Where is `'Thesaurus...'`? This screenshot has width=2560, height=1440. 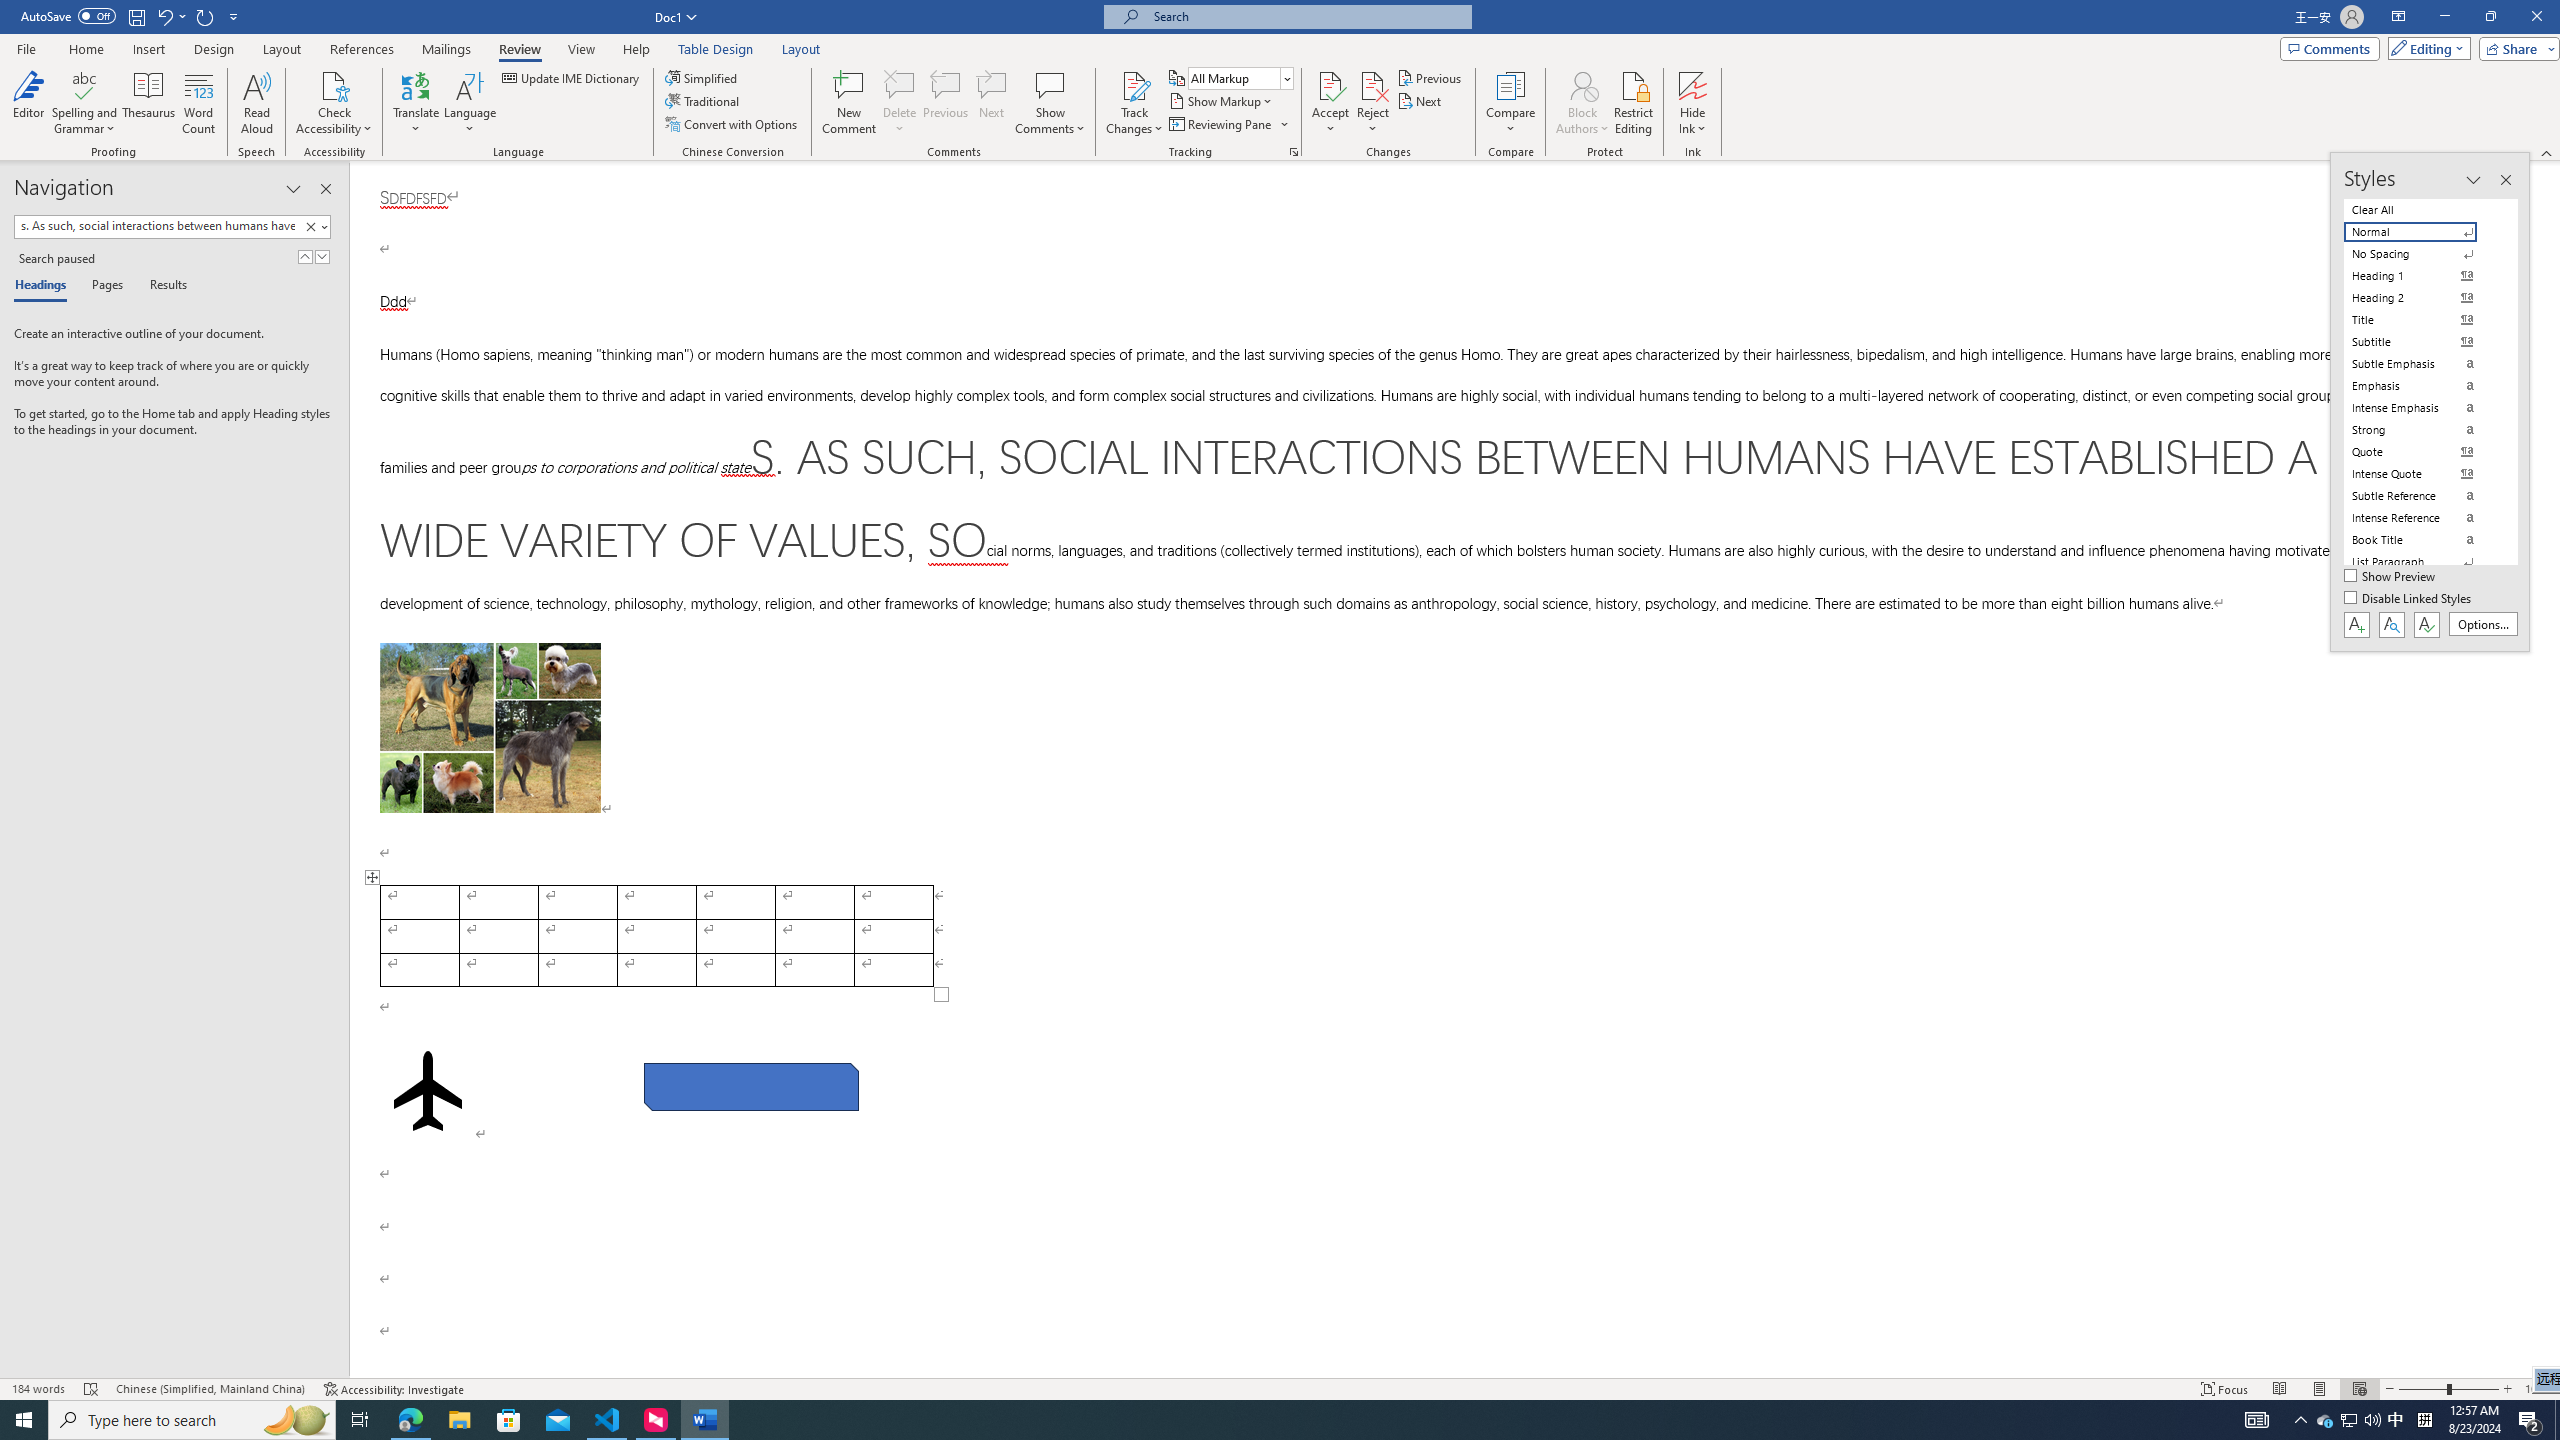 'Thesaurus...' is located at coordinates (148, 103).